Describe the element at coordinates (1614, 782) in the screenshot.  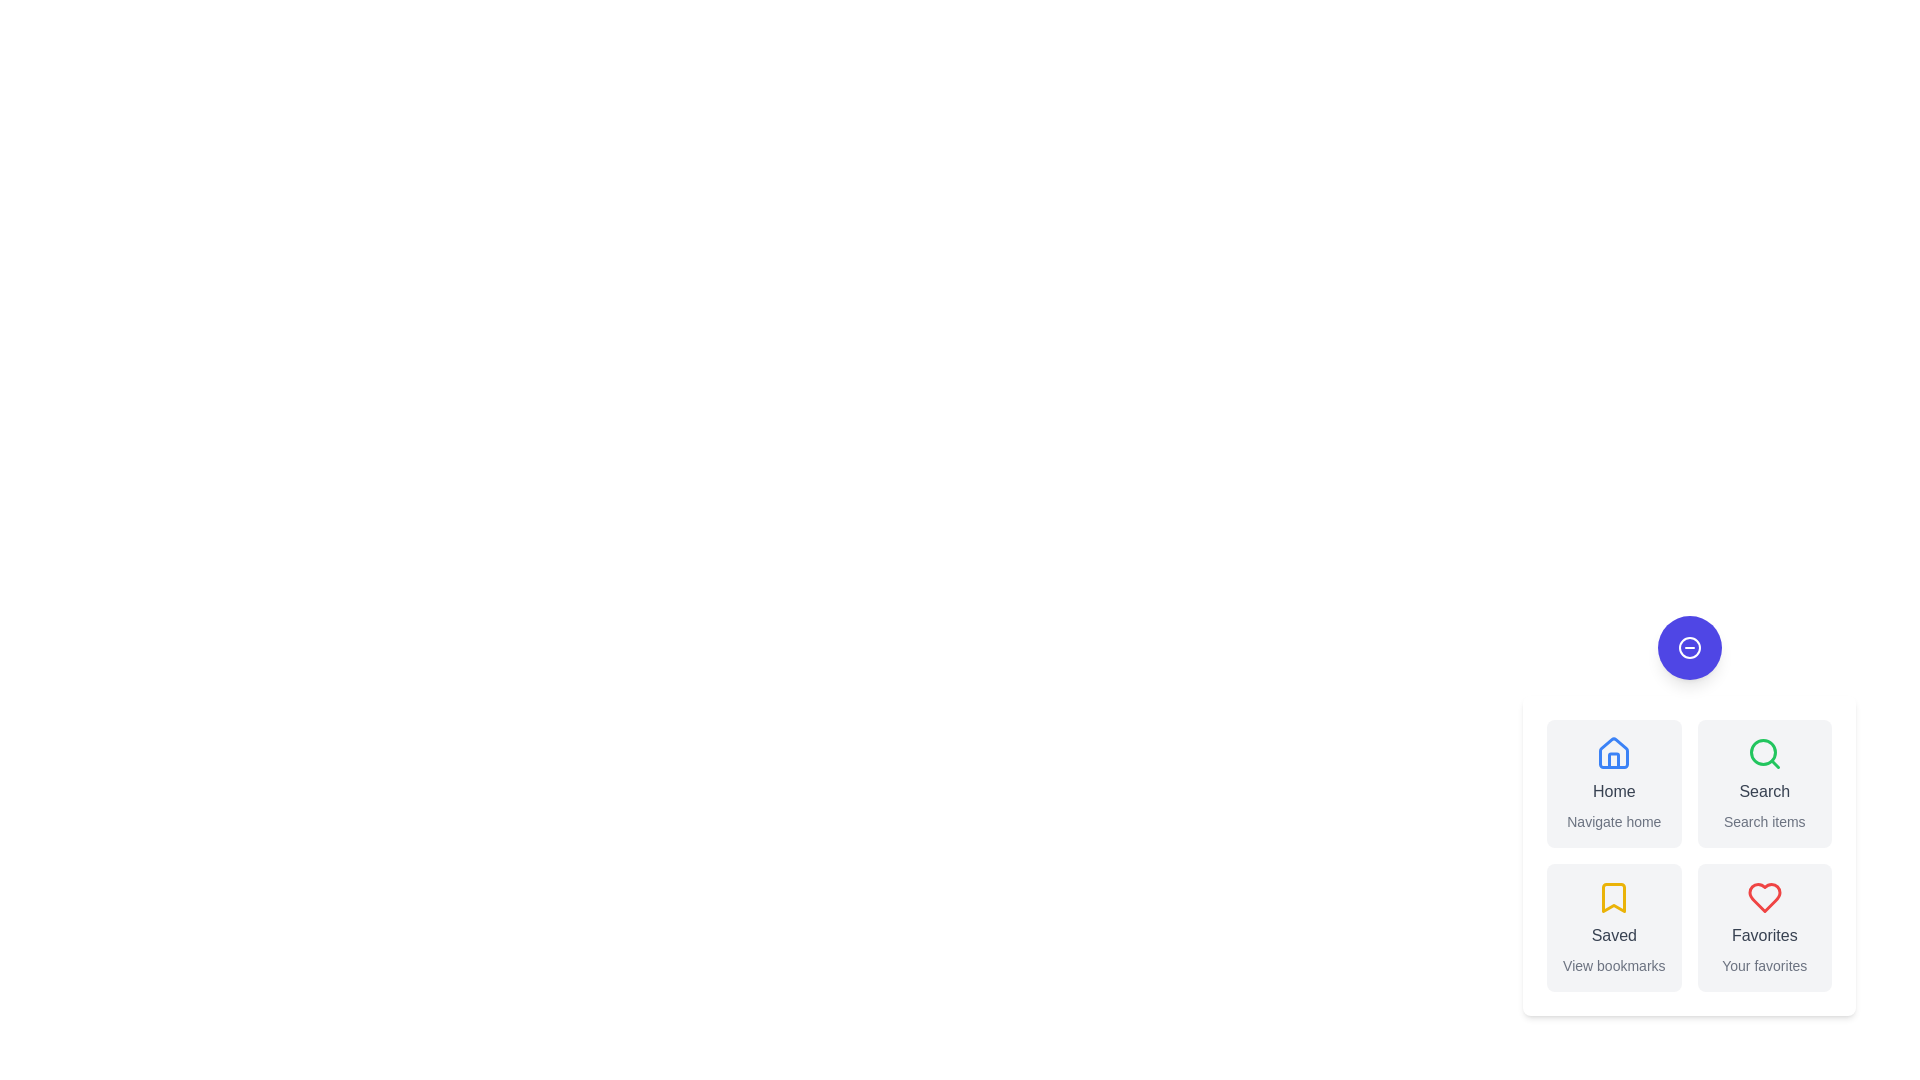
I see `the 'Home' button to navigate home` at that location.